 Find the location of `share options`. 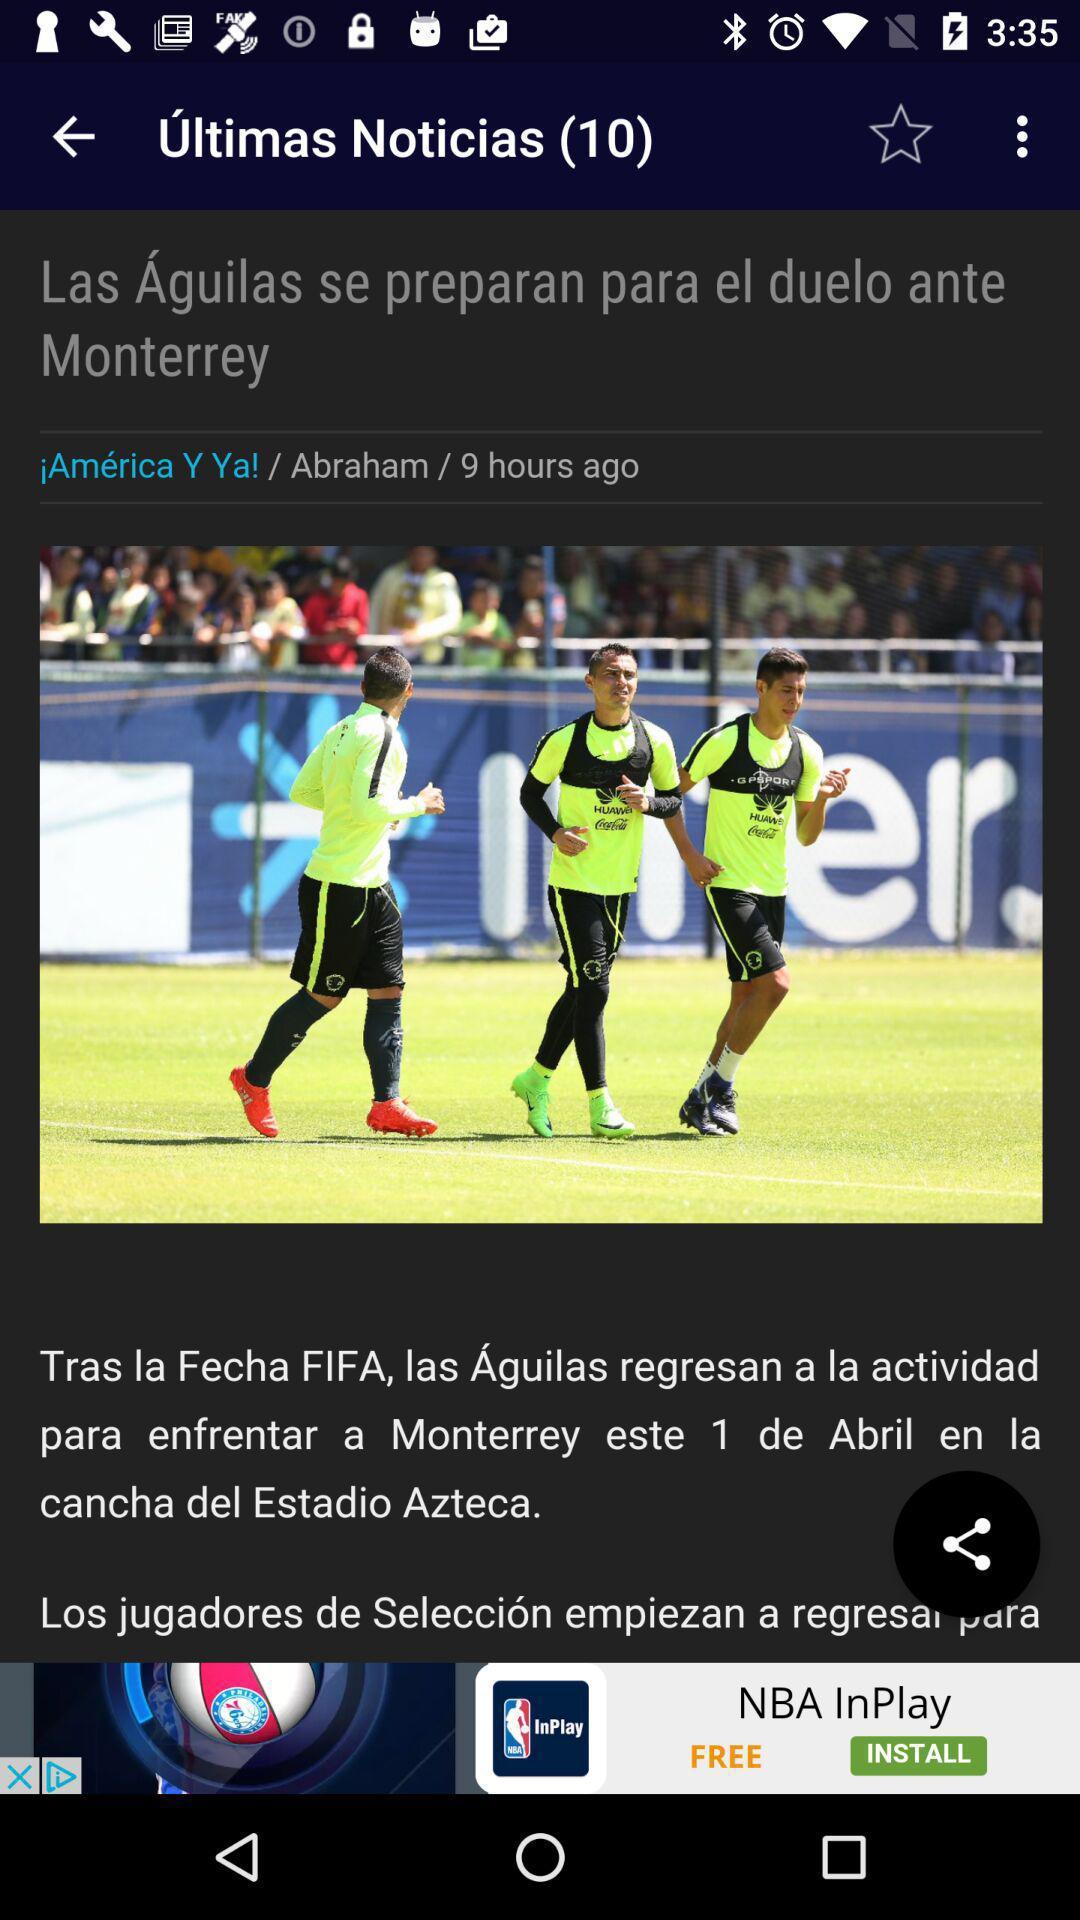

share options is located at coordinates (965, 1543).